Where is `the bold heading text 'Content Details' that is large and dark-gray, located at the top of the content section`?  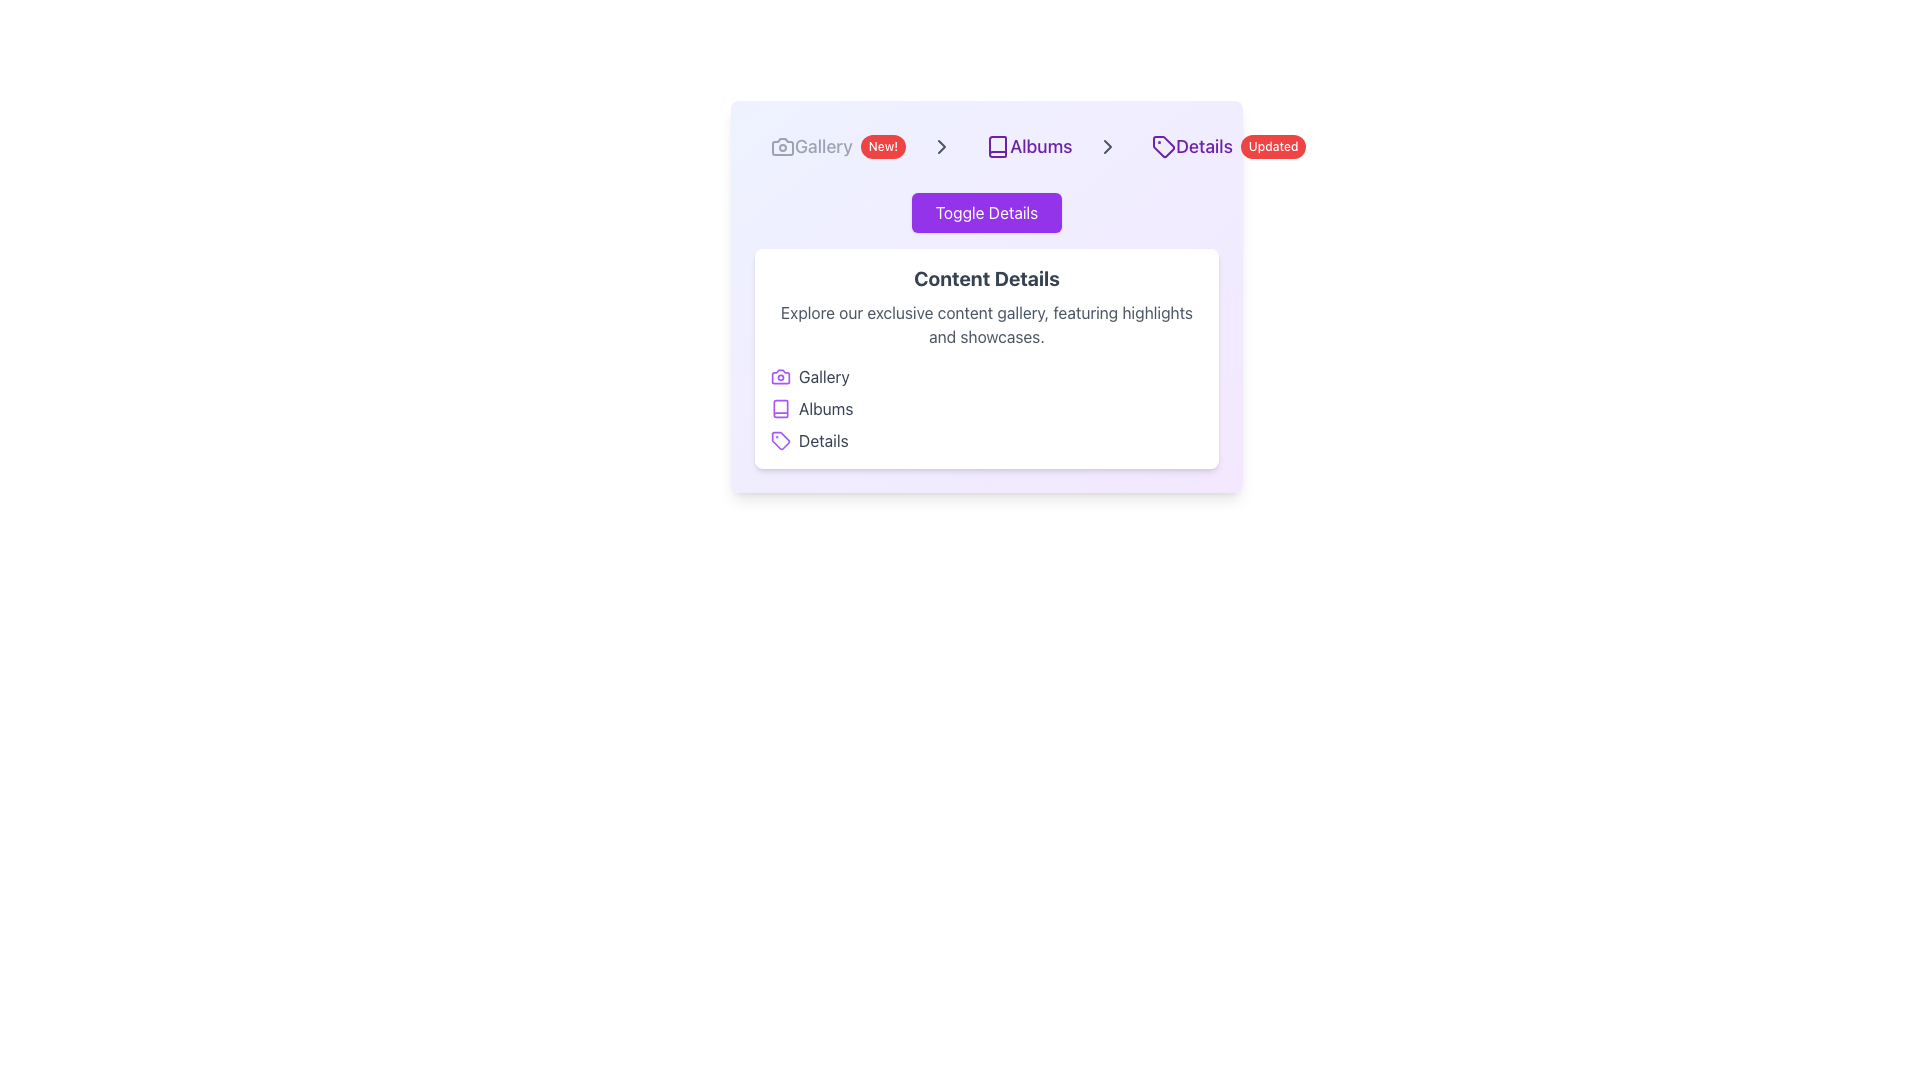
the bold heading text 'Content Details' that is large and dark-gray, located at the top of the content section is located at coordinates (987, 278).